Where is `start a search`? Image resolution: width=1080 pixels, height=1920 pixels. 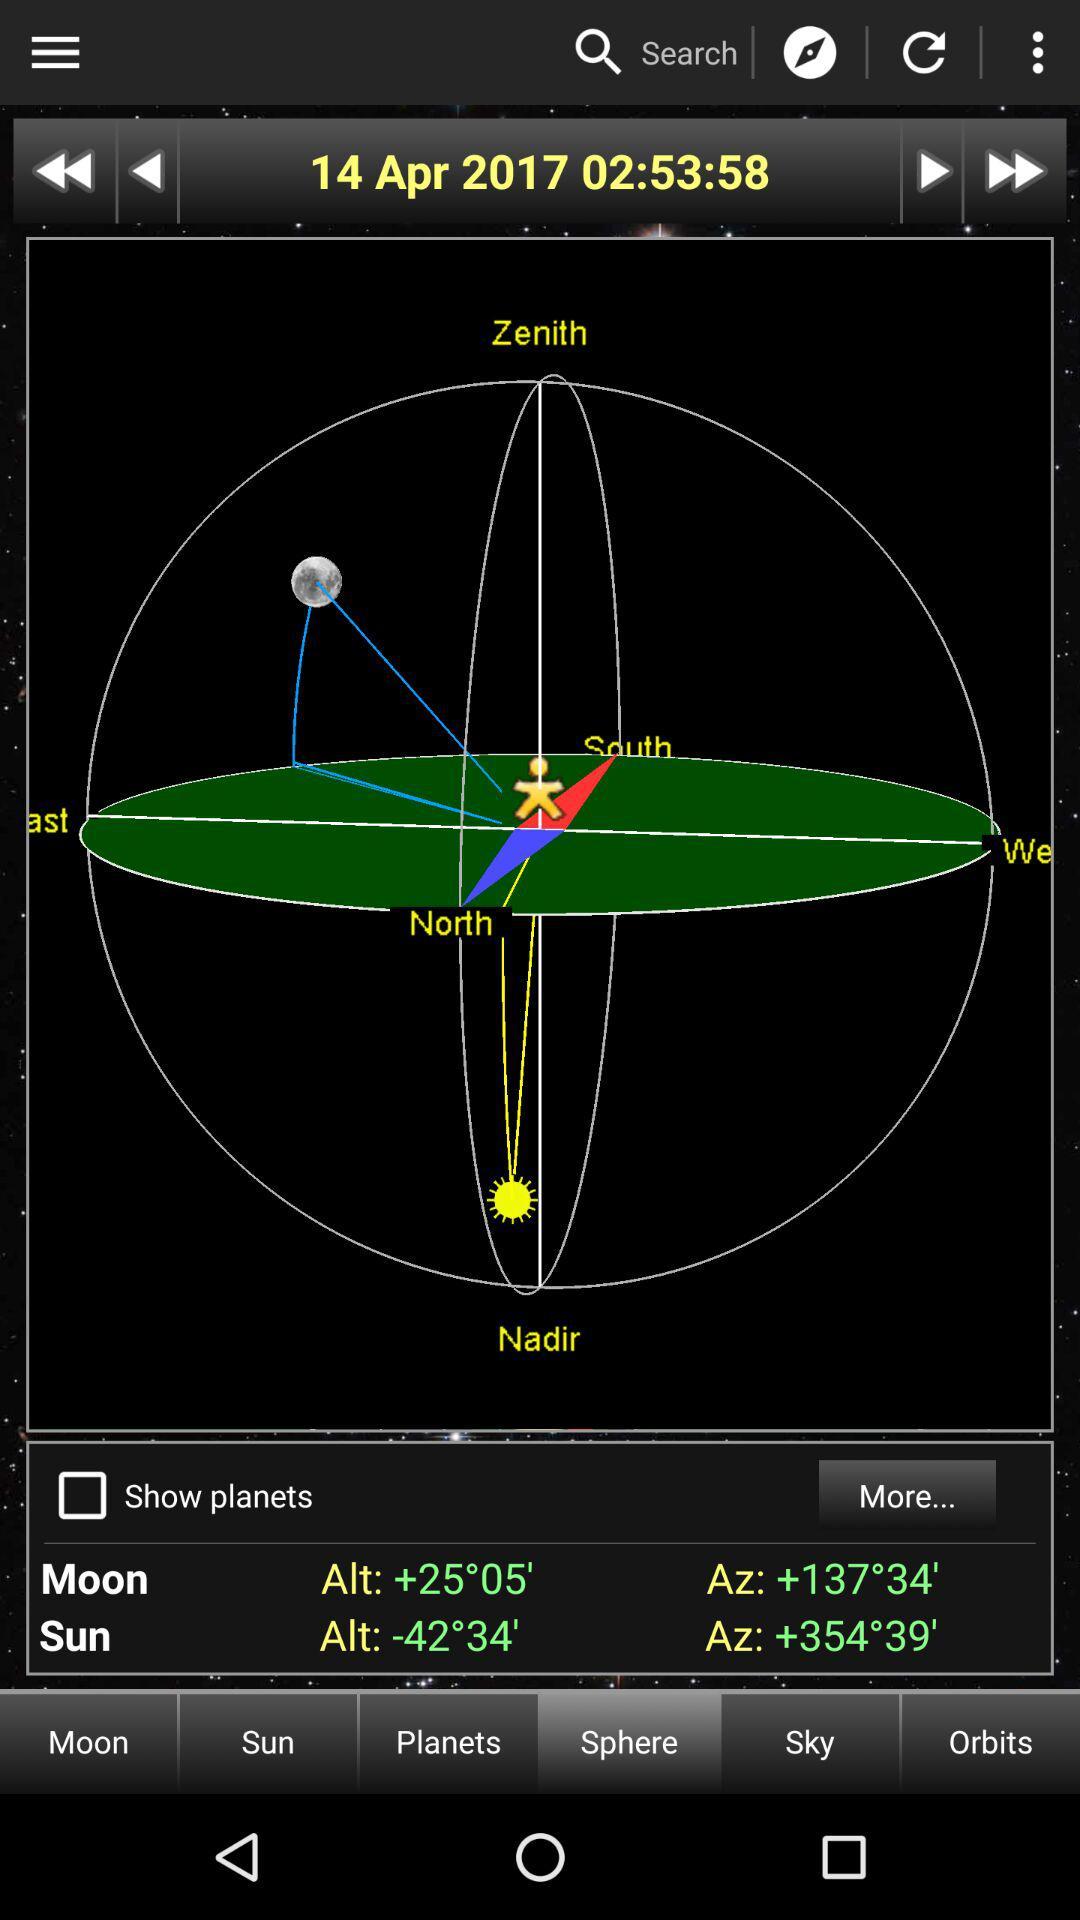 start a search is located at coordinates (598, 52).